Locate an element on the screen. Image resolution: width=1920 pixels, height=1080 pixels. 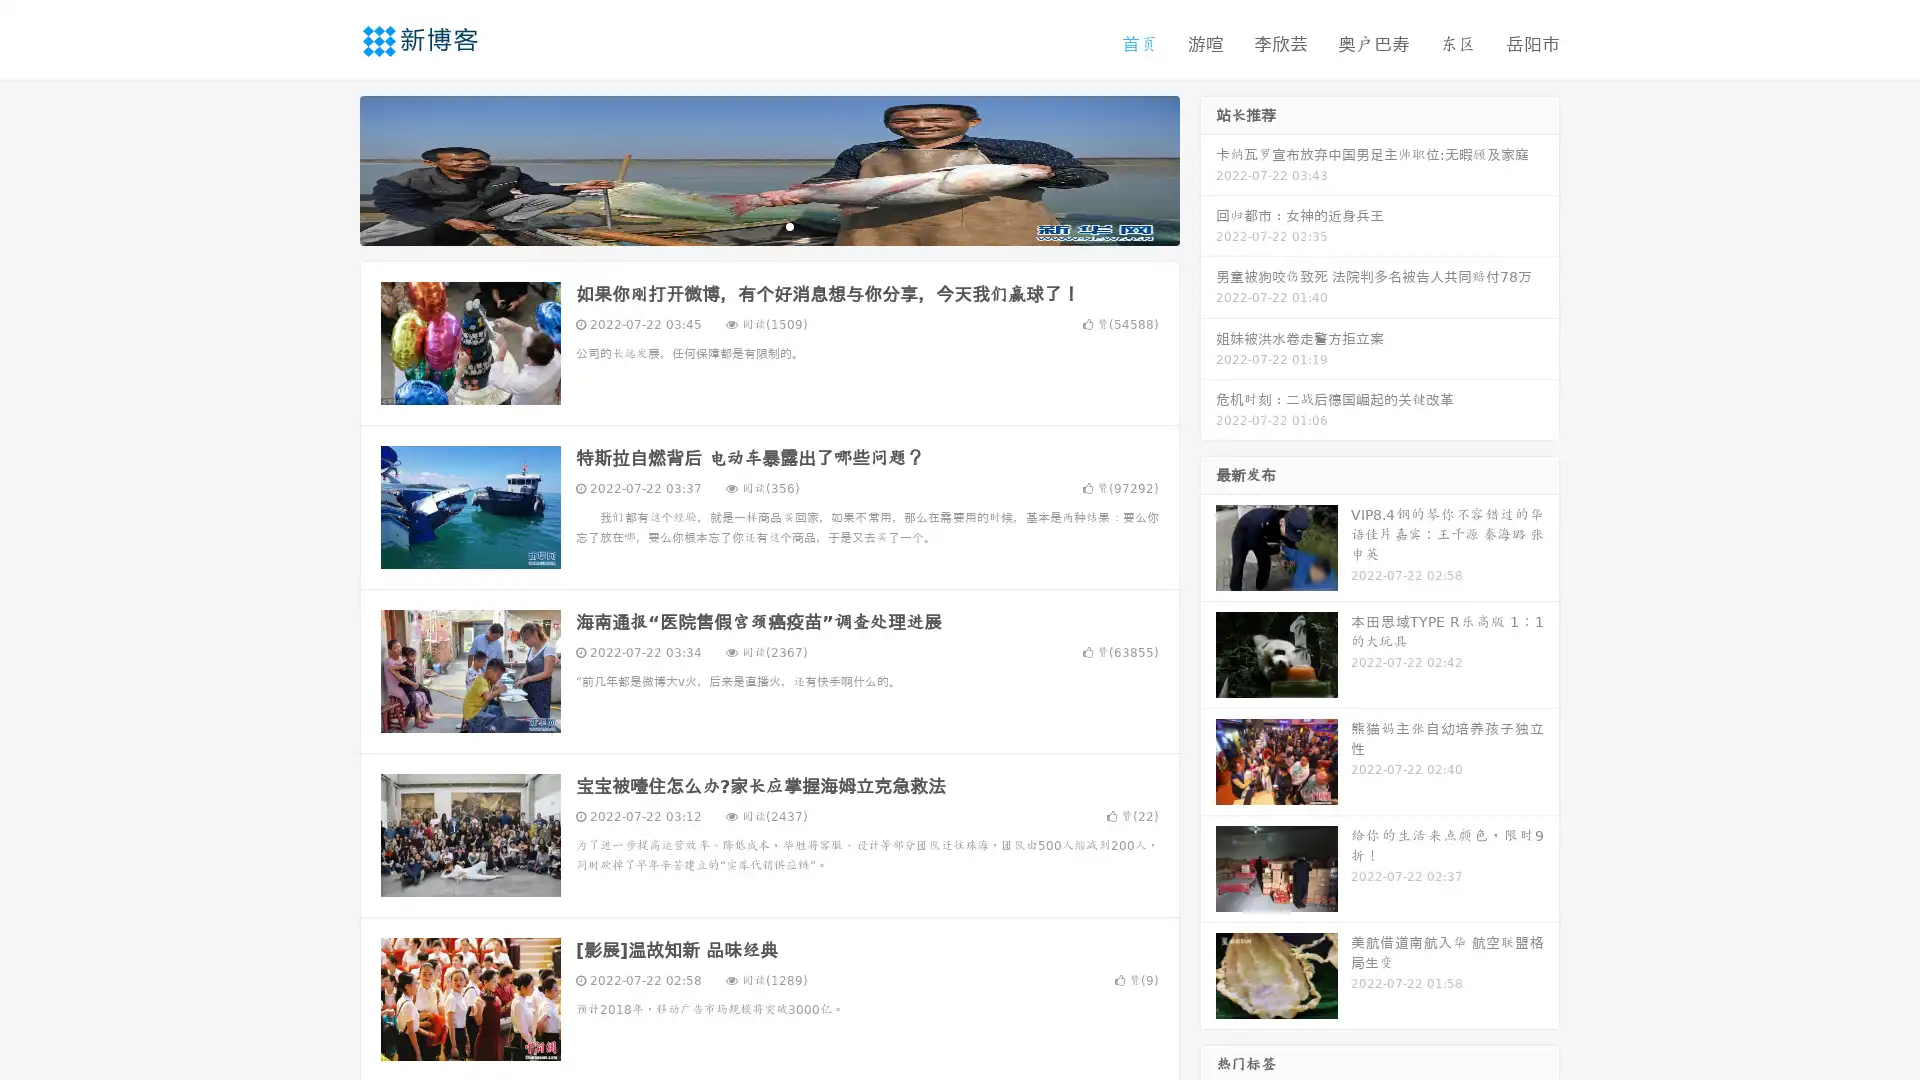
Next slide is located at coordinates (1208, 168).